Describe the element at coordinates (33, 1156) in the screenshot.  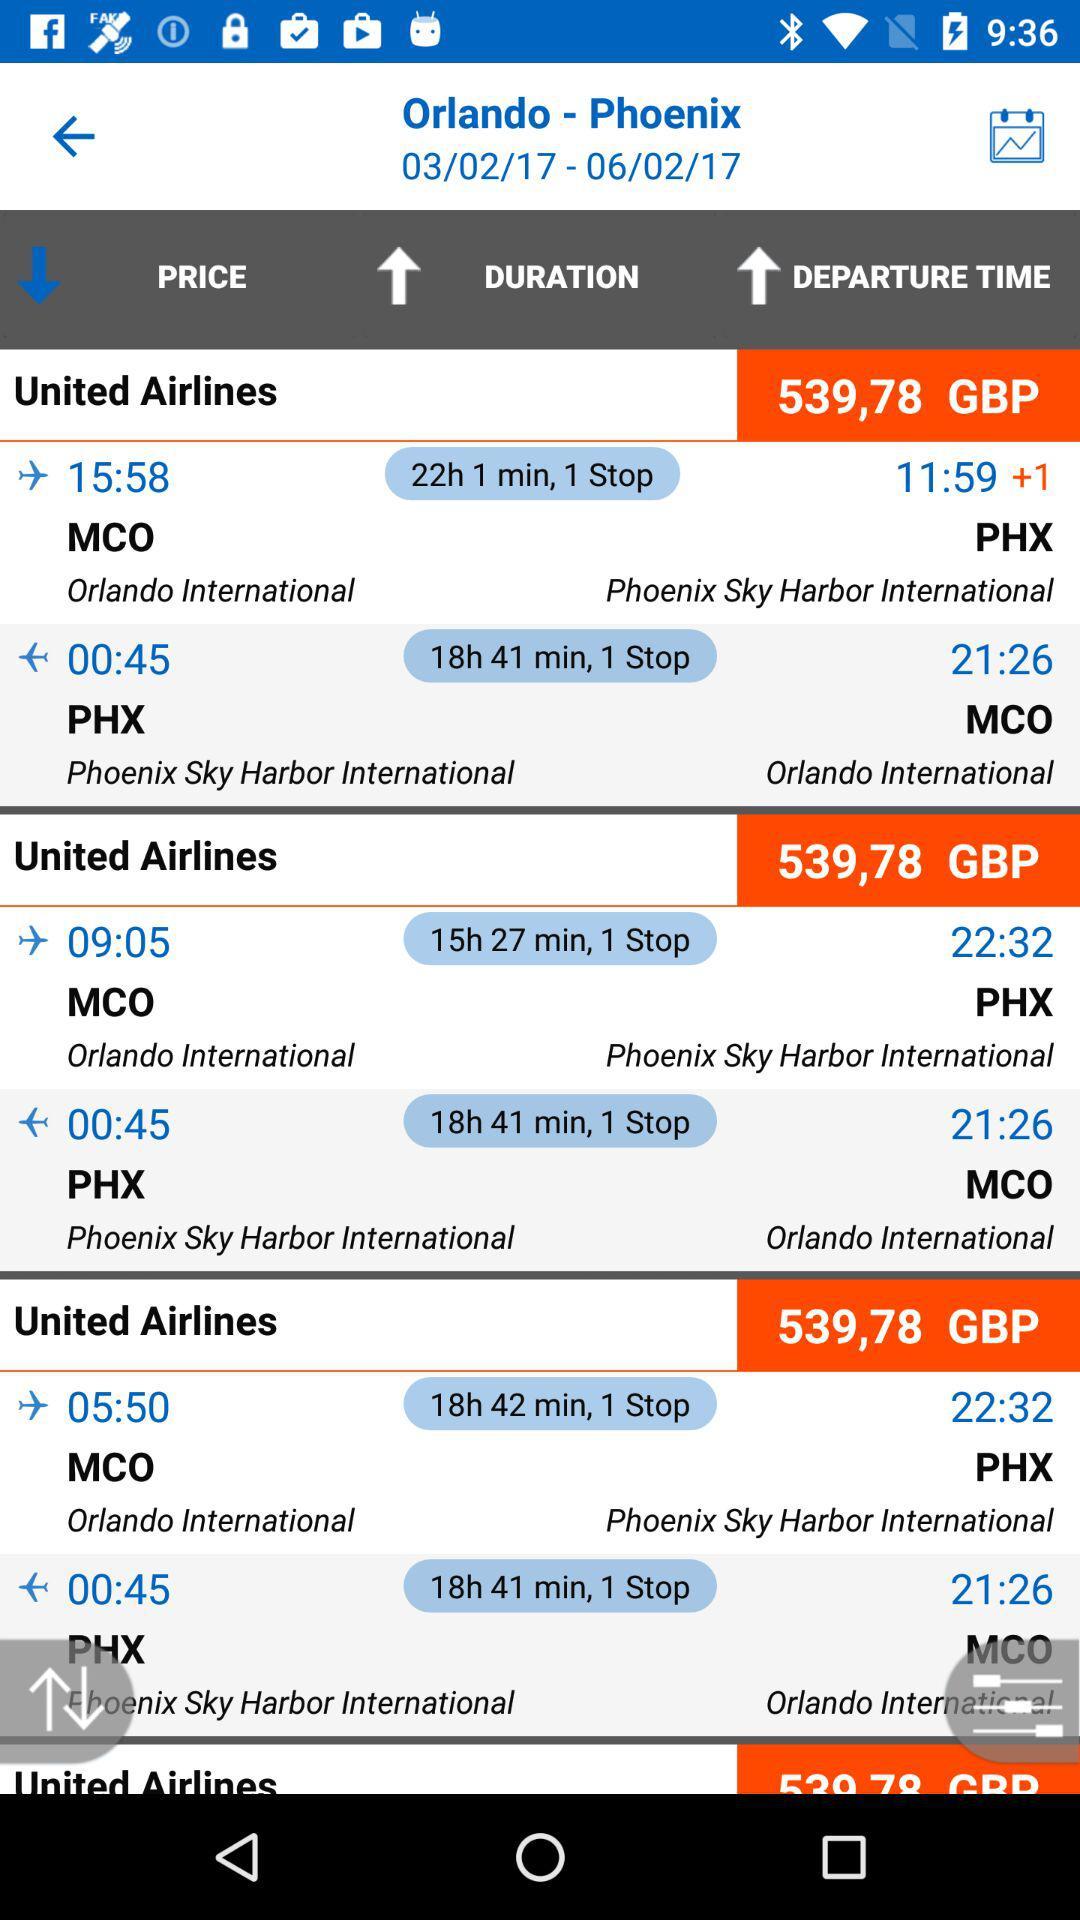
I see `item next to the 00:45 icon` at that location.